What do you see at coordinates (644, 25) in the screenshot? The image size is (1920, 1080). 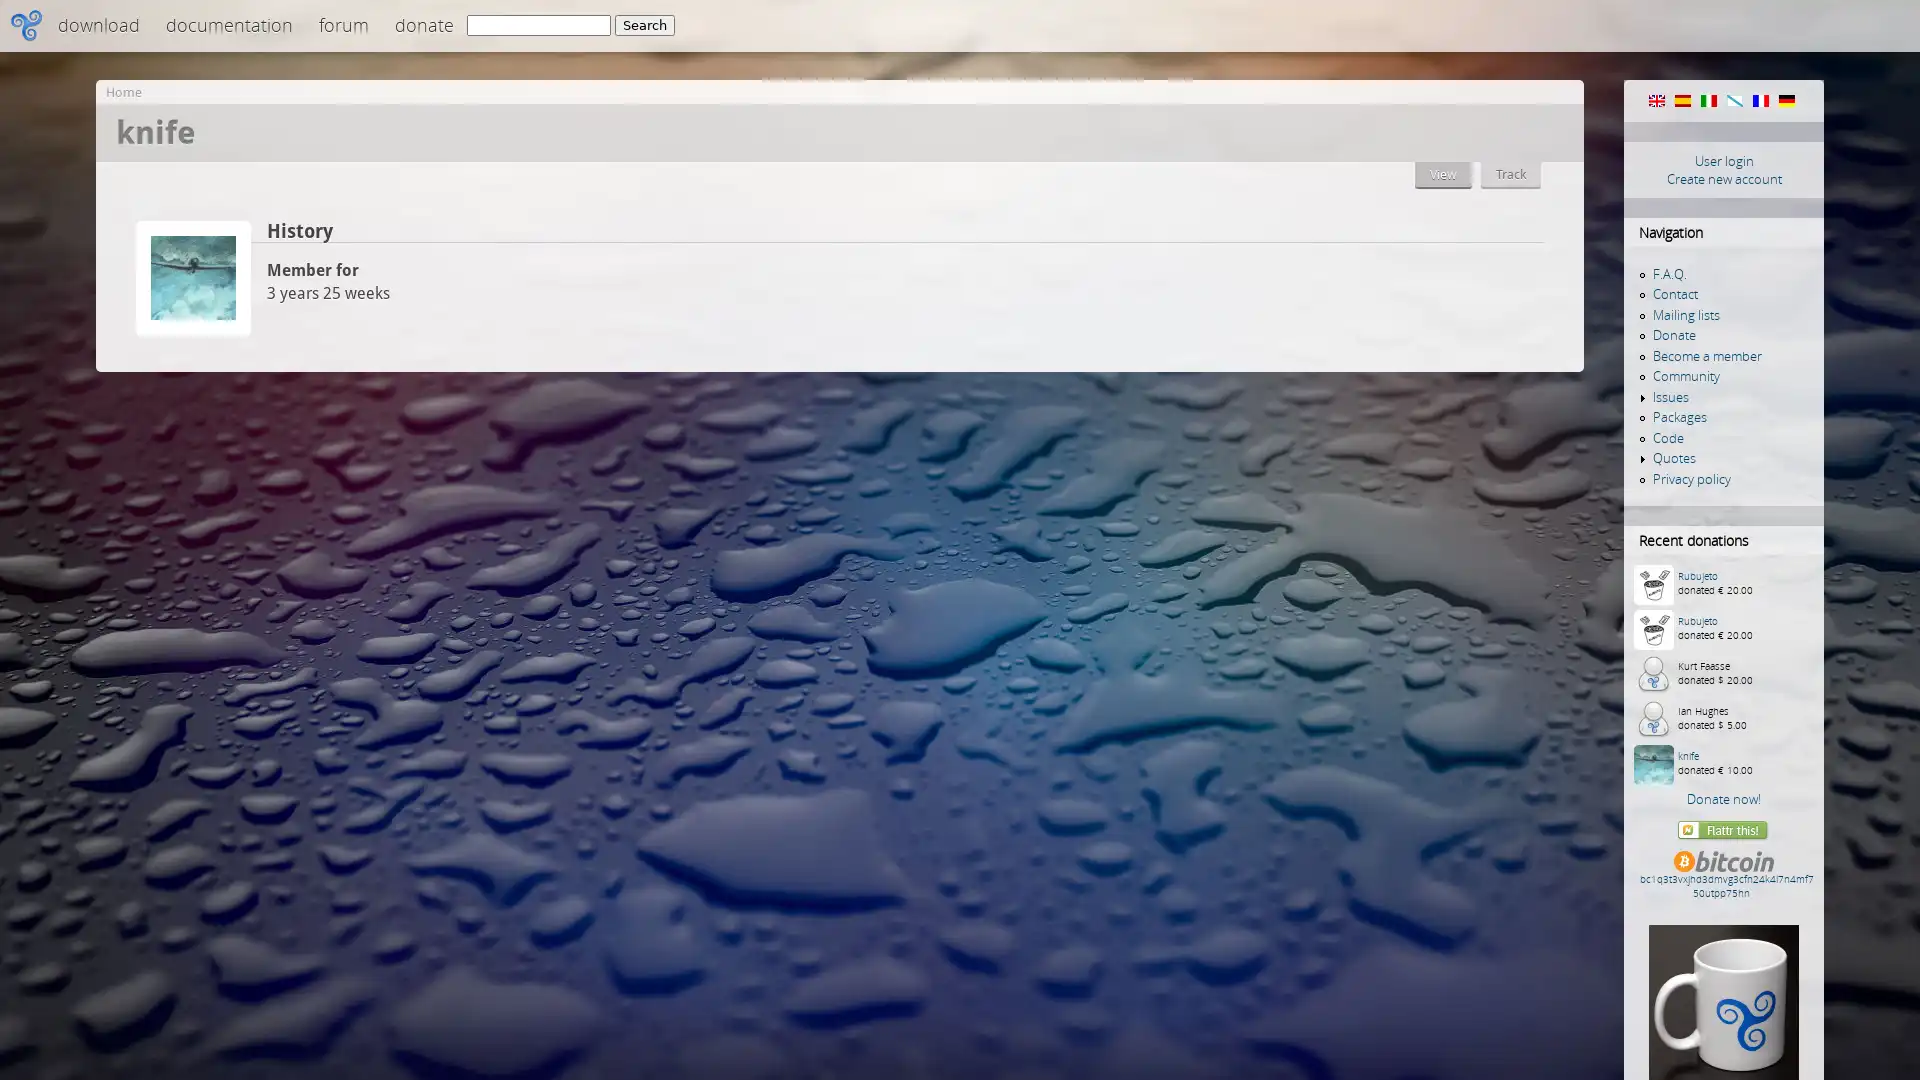 I see `Search` at bounding box center [644, 25].